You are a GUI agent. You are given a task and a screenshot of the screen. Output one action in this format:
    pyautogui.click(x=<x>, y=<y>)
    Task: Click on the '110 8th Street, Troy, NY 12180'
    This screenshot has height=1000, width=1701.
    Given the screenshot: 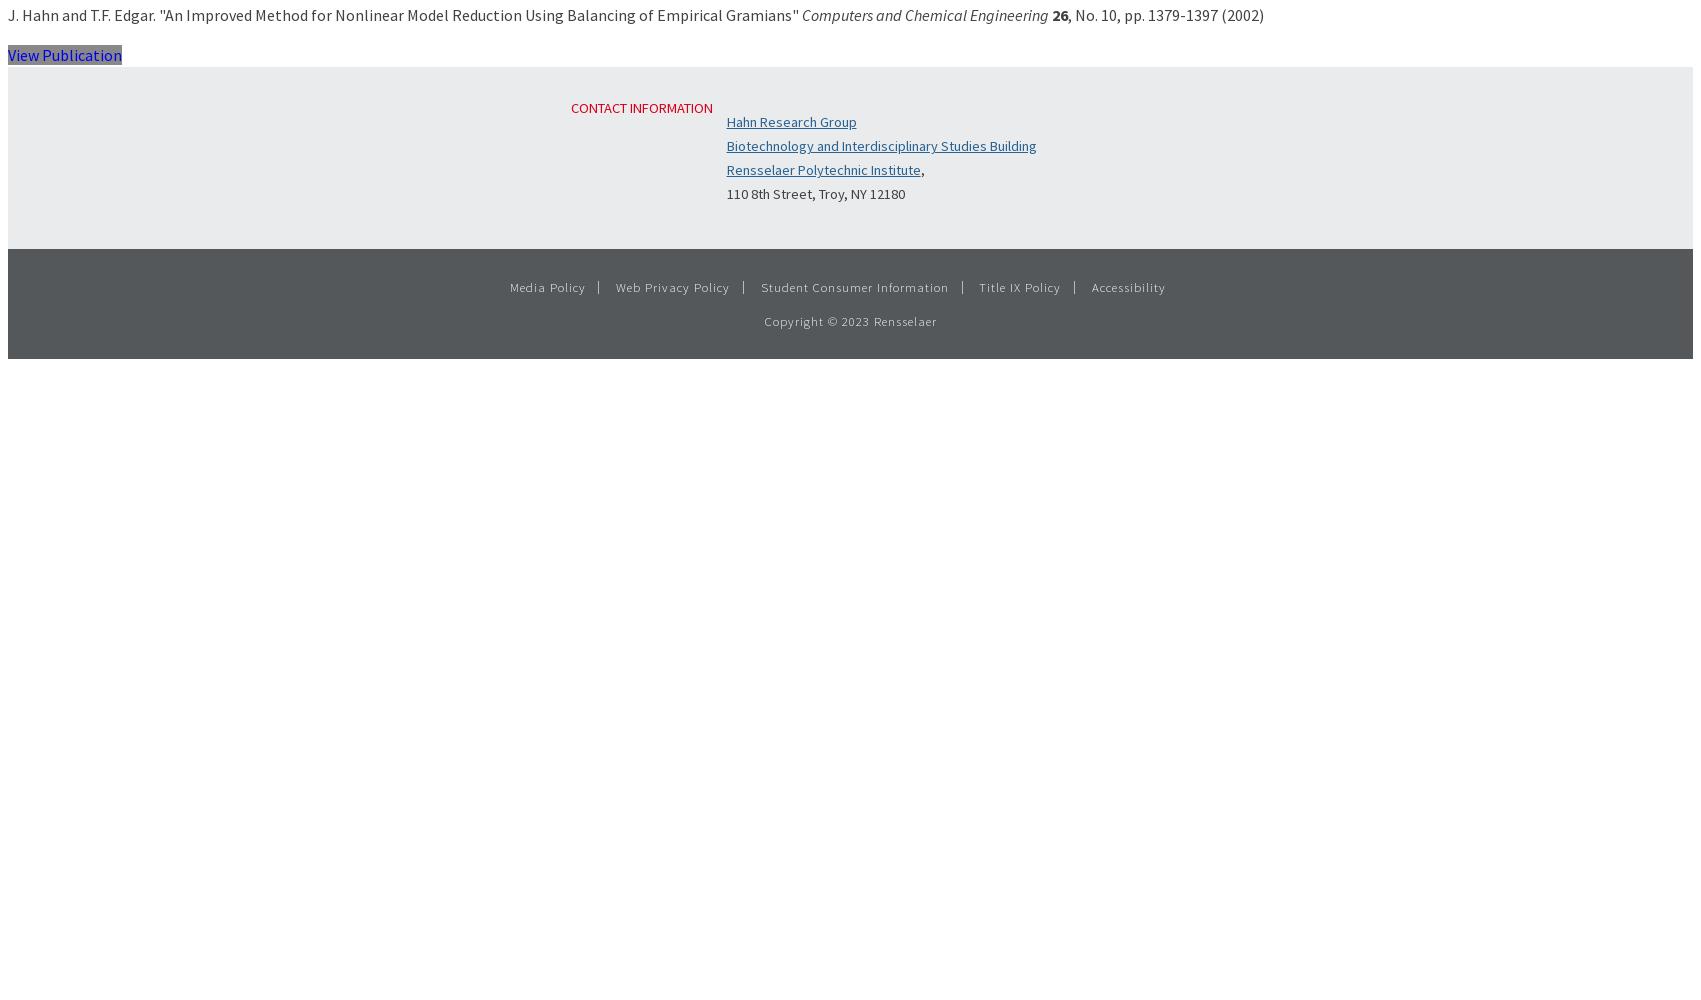 What is the action you would take?
    pyautogui.click(x=814, y=193)
    